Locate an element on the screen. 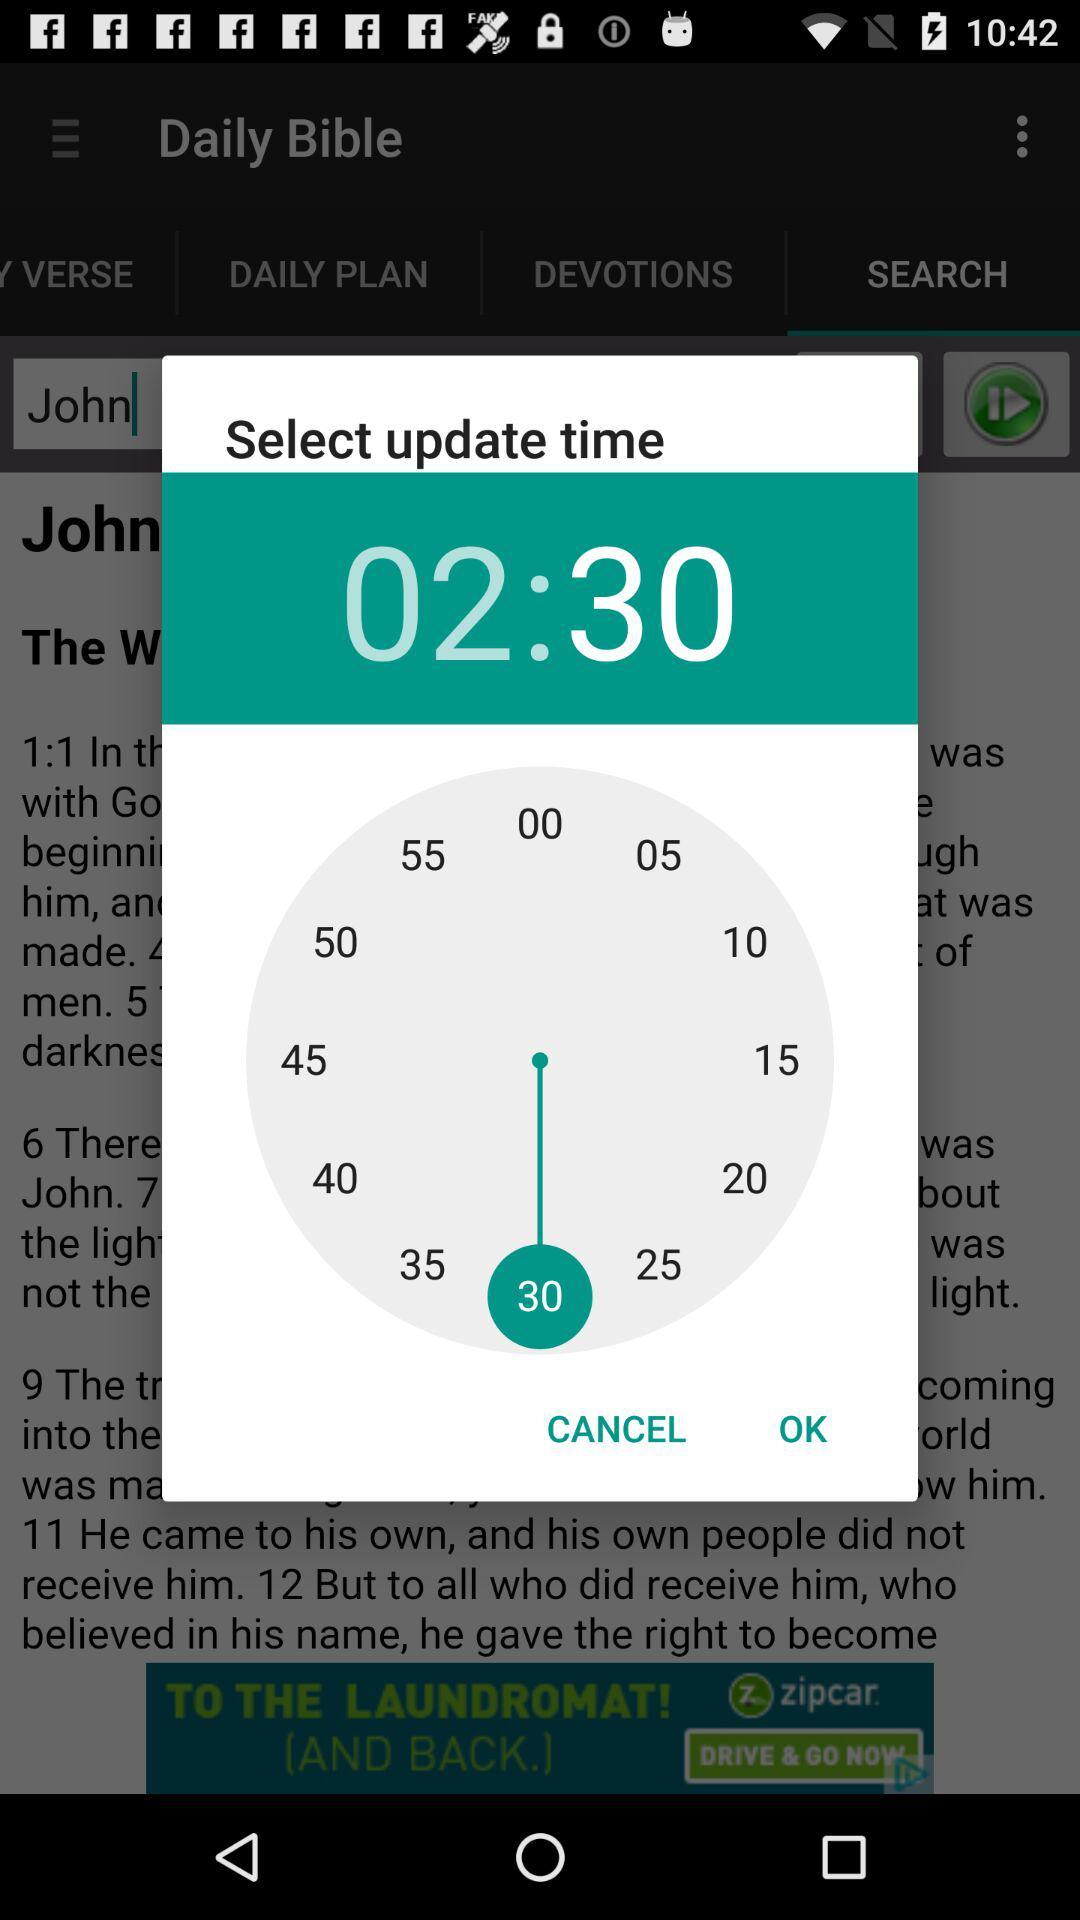  icon to the right of : icon is located at coordinates (652, 597).